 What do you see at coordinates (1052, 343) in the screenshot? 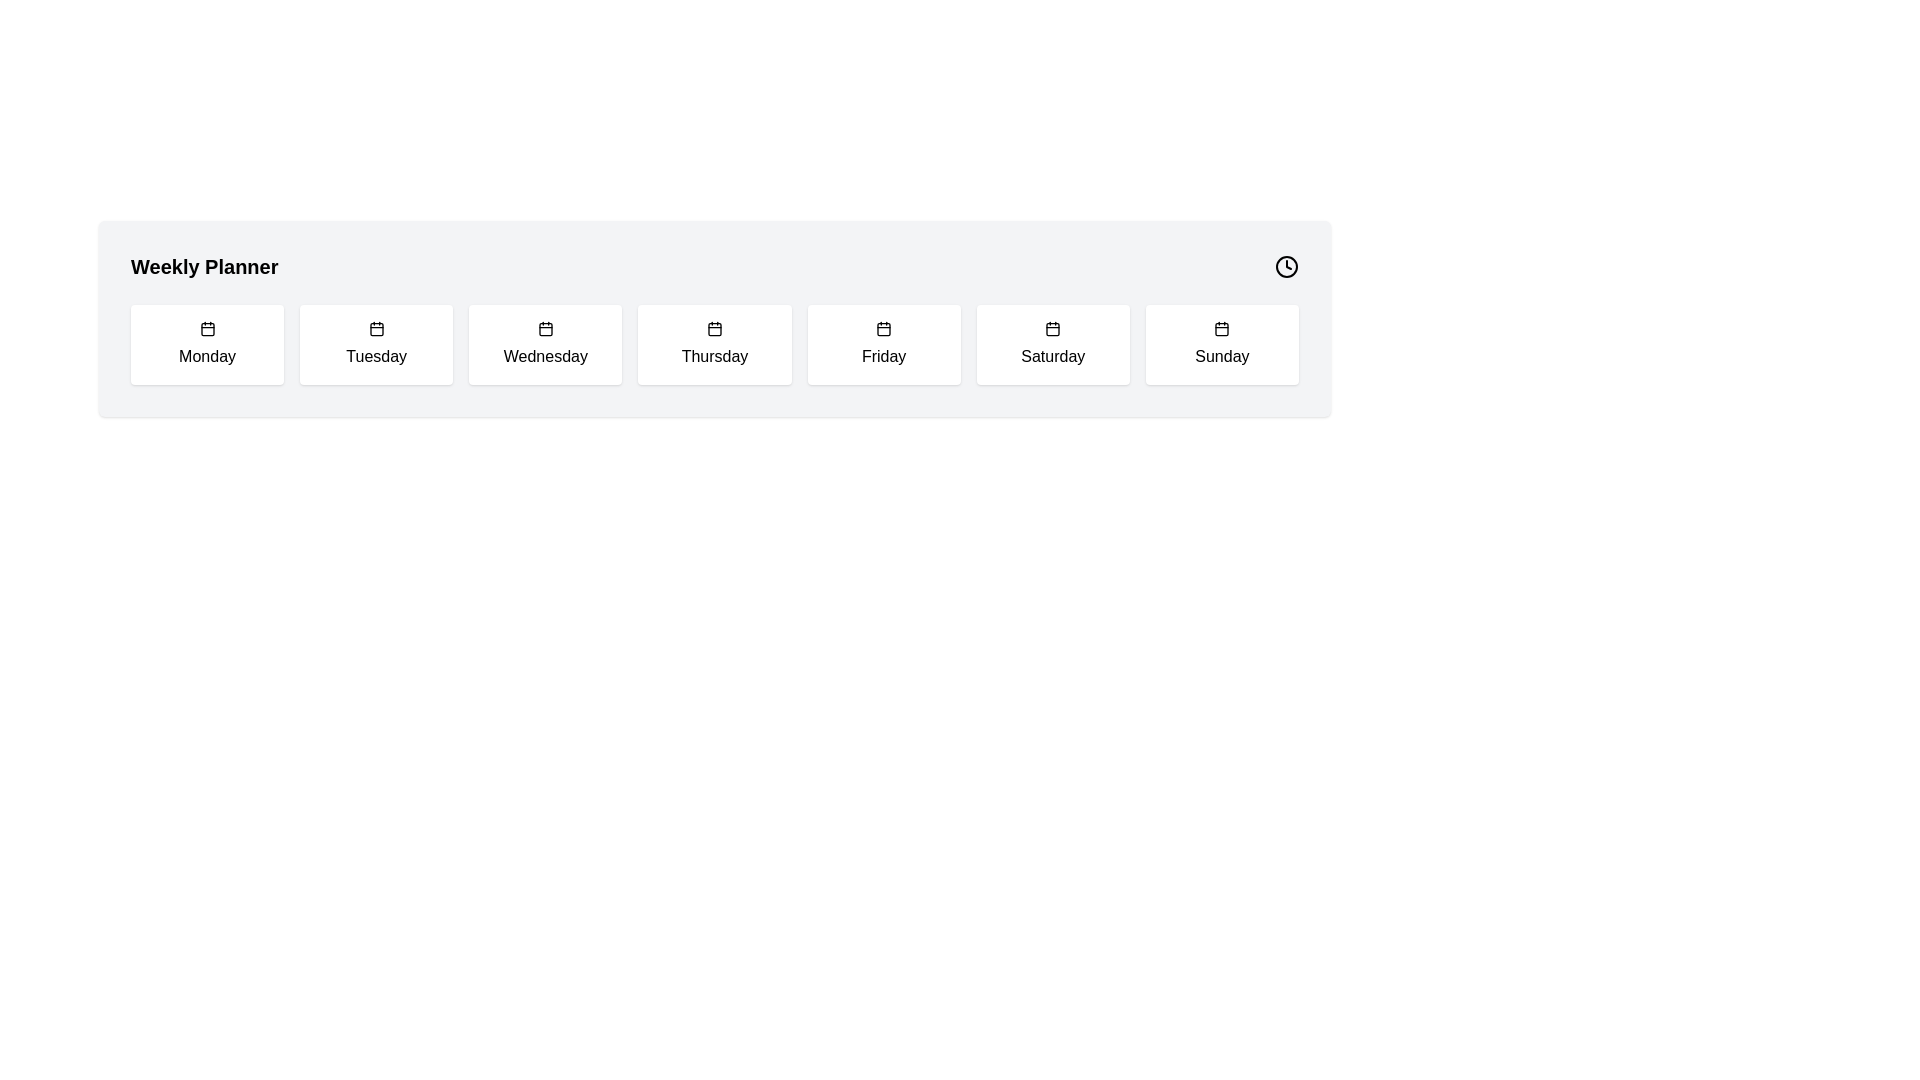
I see `the button representing 'Saturday' in the weekly planner interface` at bounding box center [1052, 343].